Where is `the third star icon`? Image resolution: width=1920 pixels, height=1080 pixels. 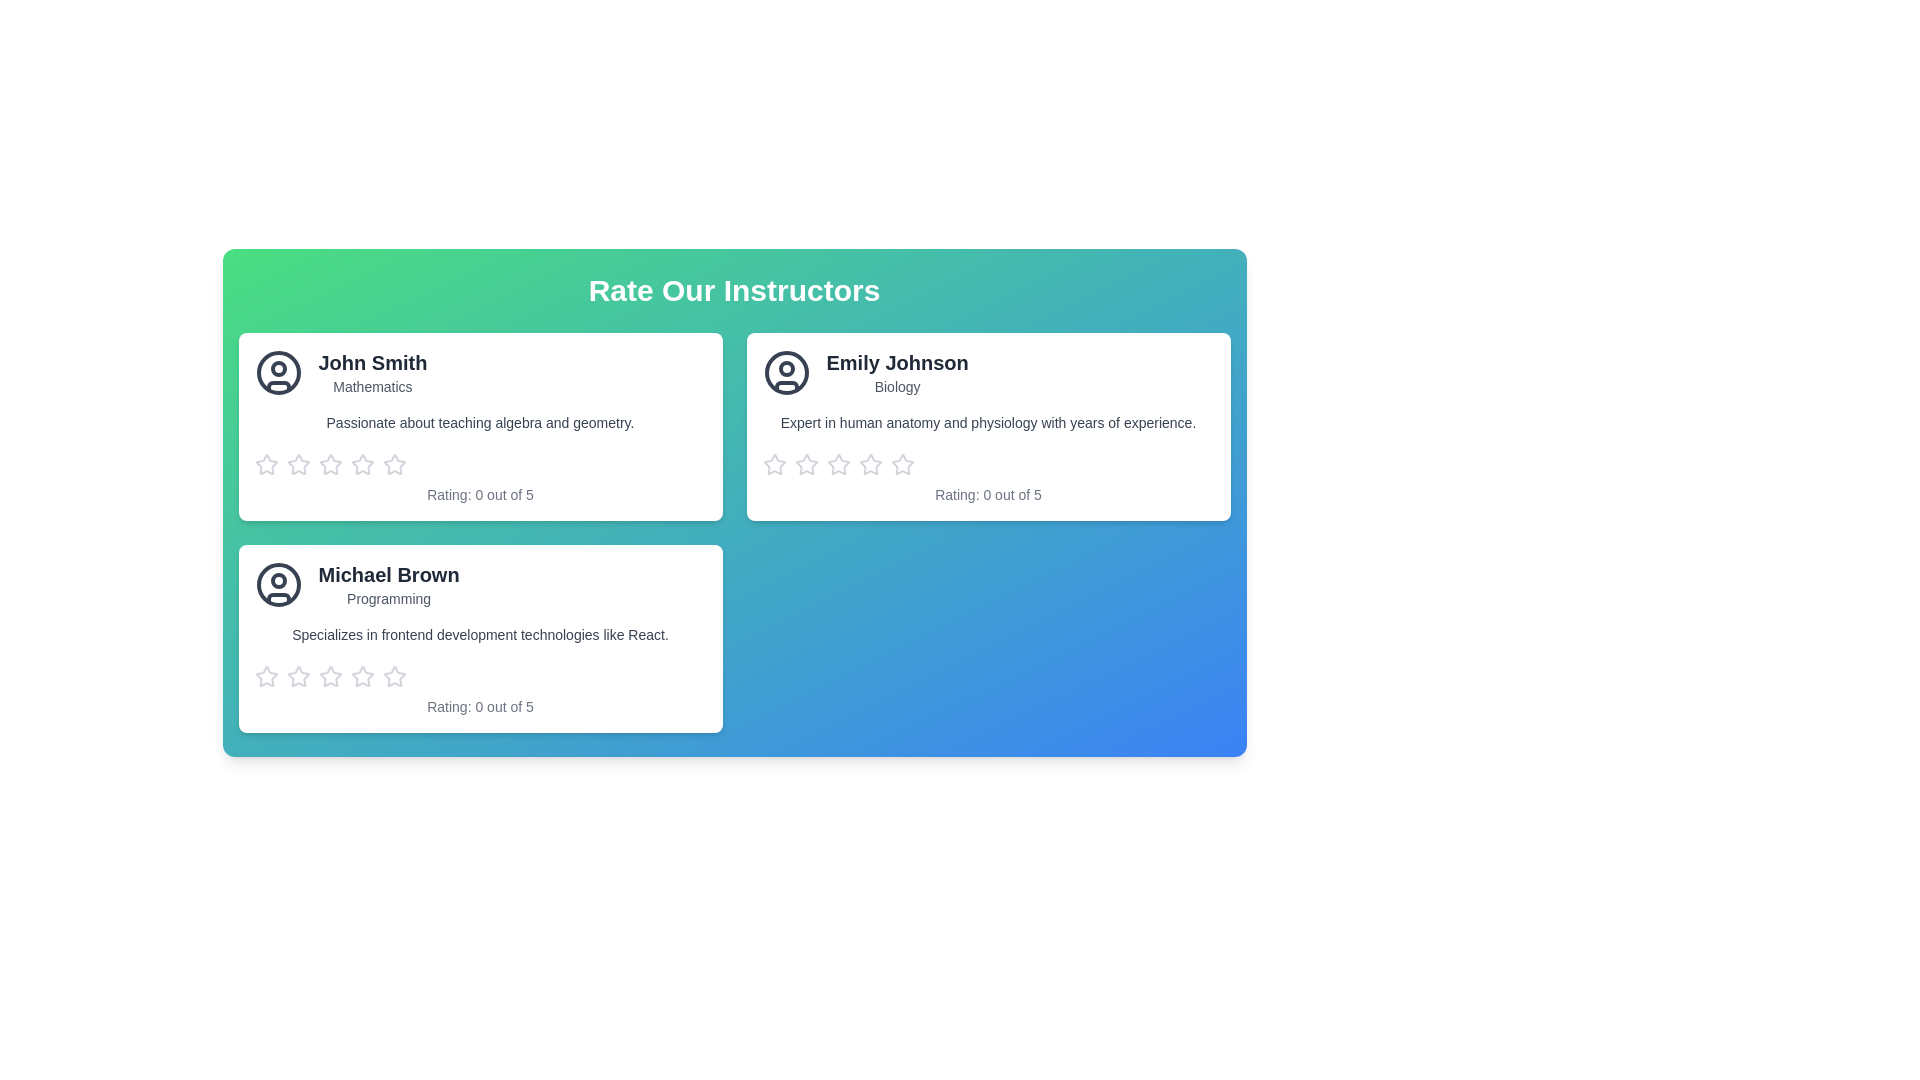
the third star icon is located at coordinates (901, 464).